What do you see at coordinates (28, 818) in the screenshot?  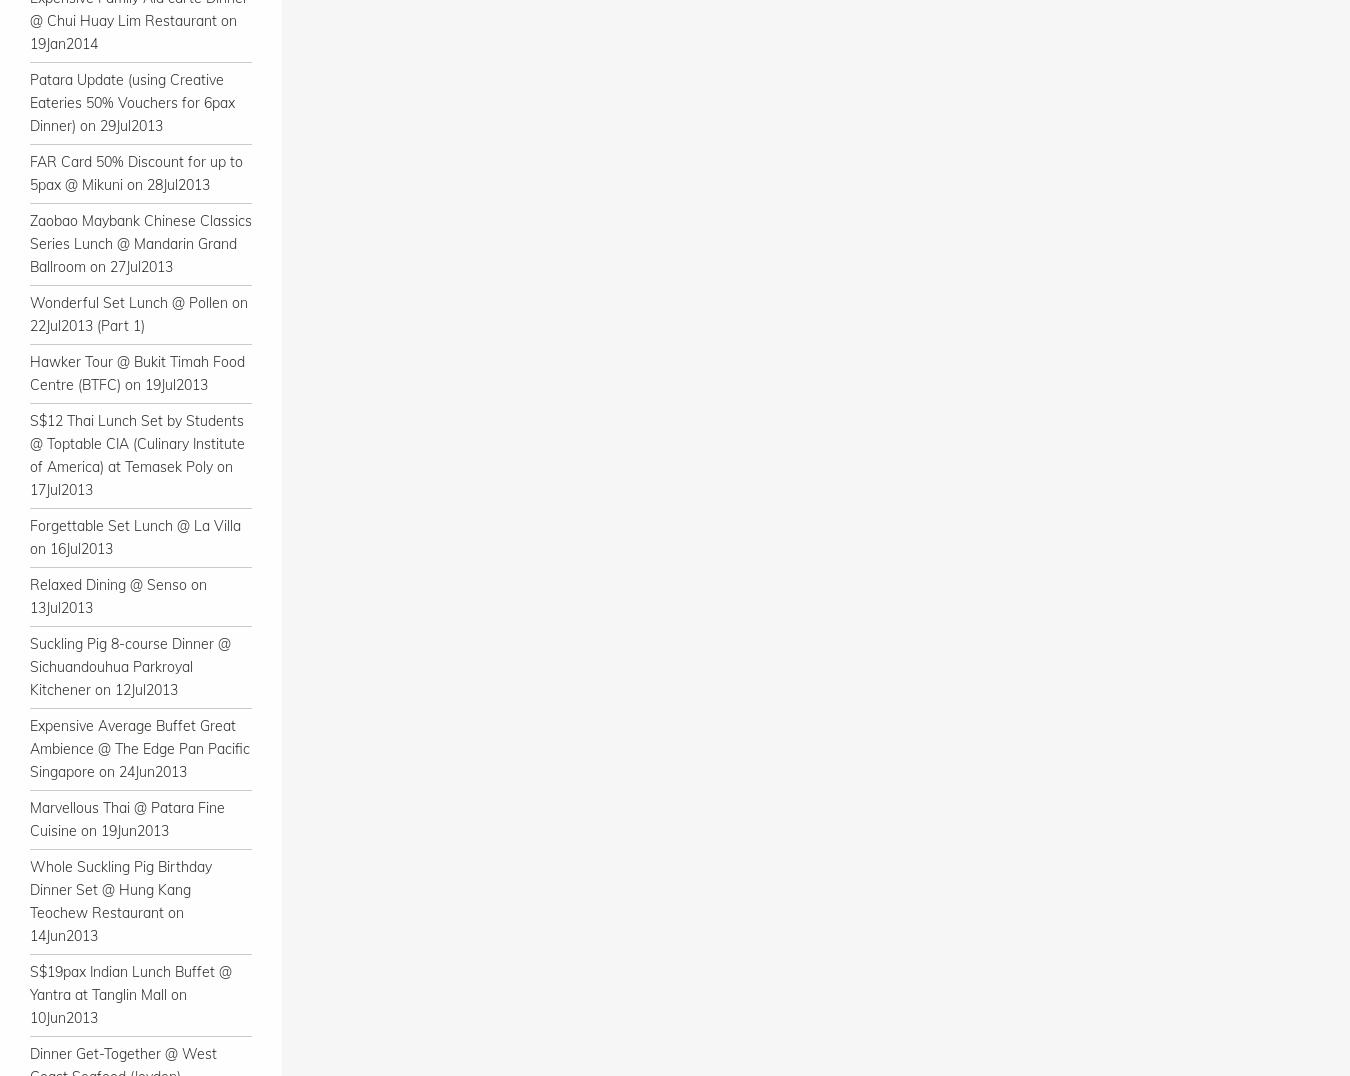 I see `'Marvellous Thai @ Patara Fine Cuisine on 19Jun2013'` at bounding box center [28, 818].